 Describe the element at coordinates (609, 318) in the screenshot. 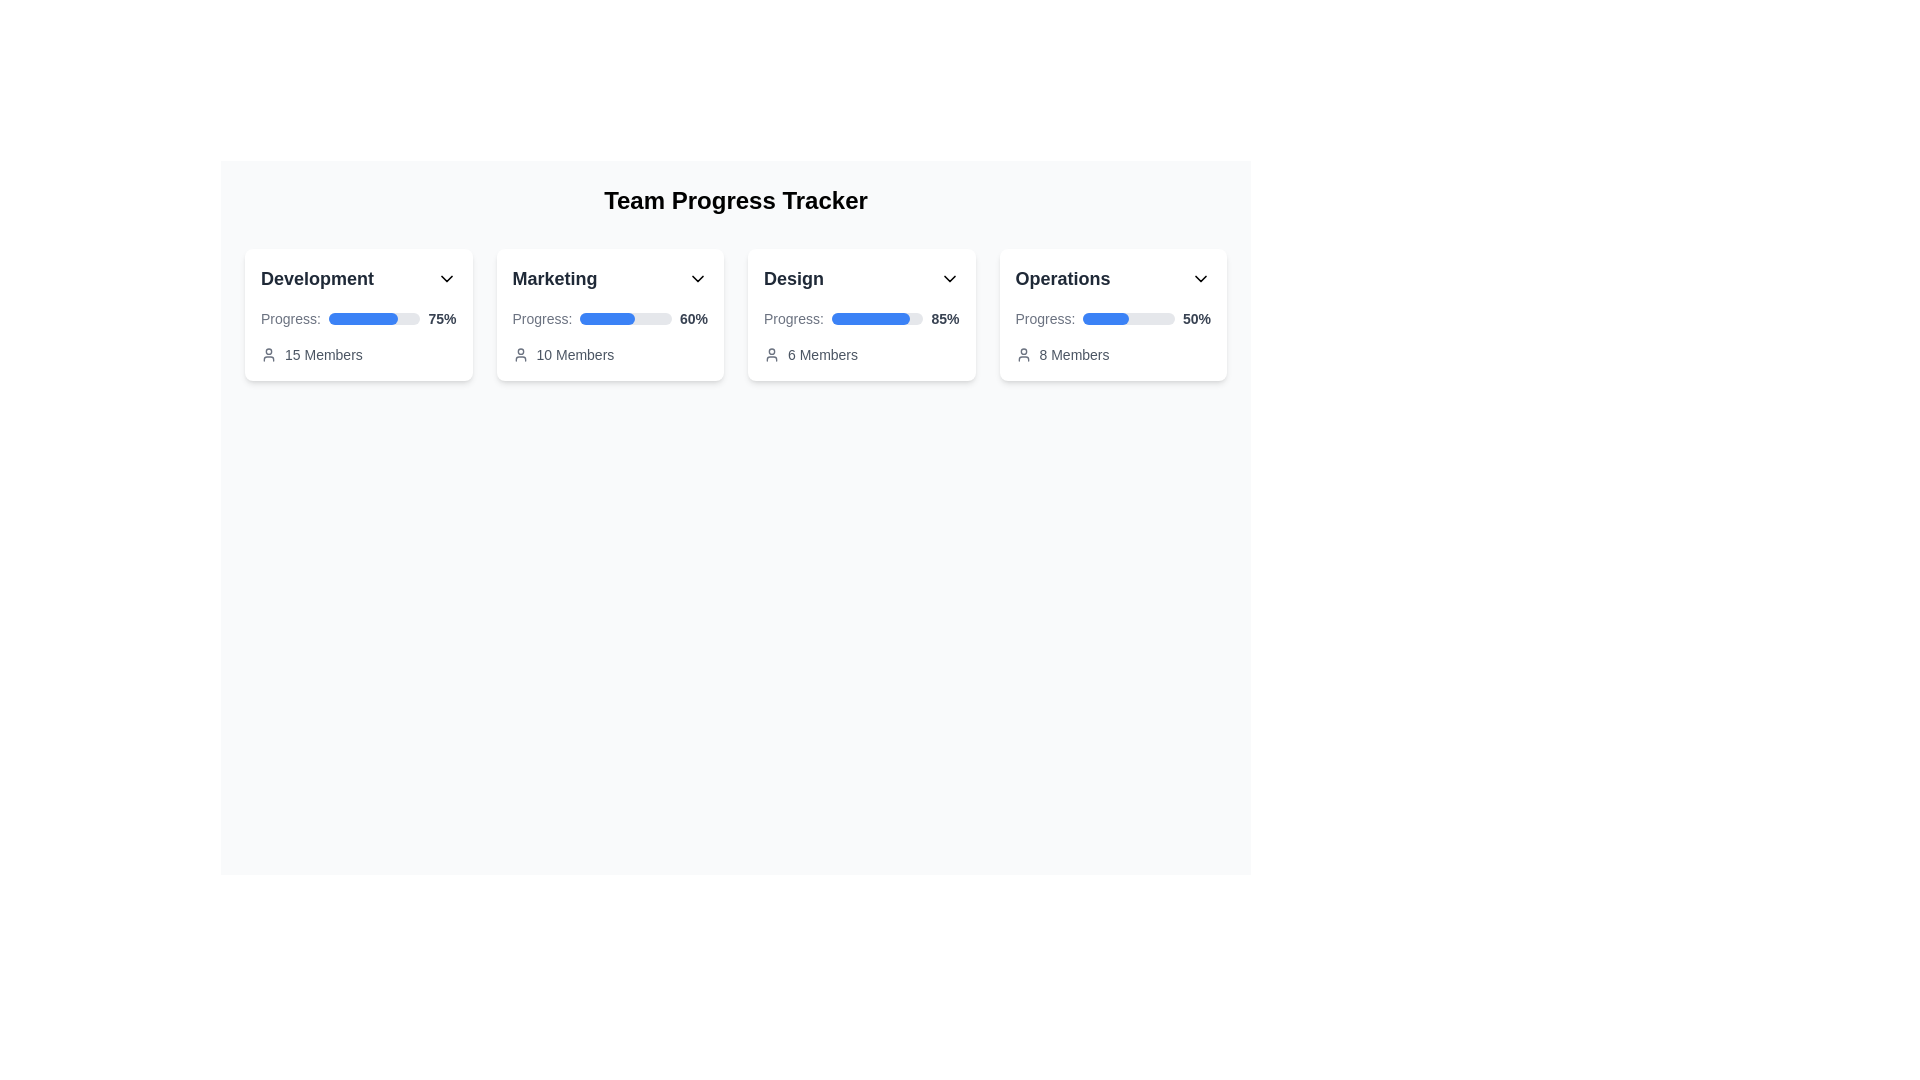

I see `the progress bar of the 'Progress:' indicator within the 'Marketing' card to interact with the progress value` at that location.